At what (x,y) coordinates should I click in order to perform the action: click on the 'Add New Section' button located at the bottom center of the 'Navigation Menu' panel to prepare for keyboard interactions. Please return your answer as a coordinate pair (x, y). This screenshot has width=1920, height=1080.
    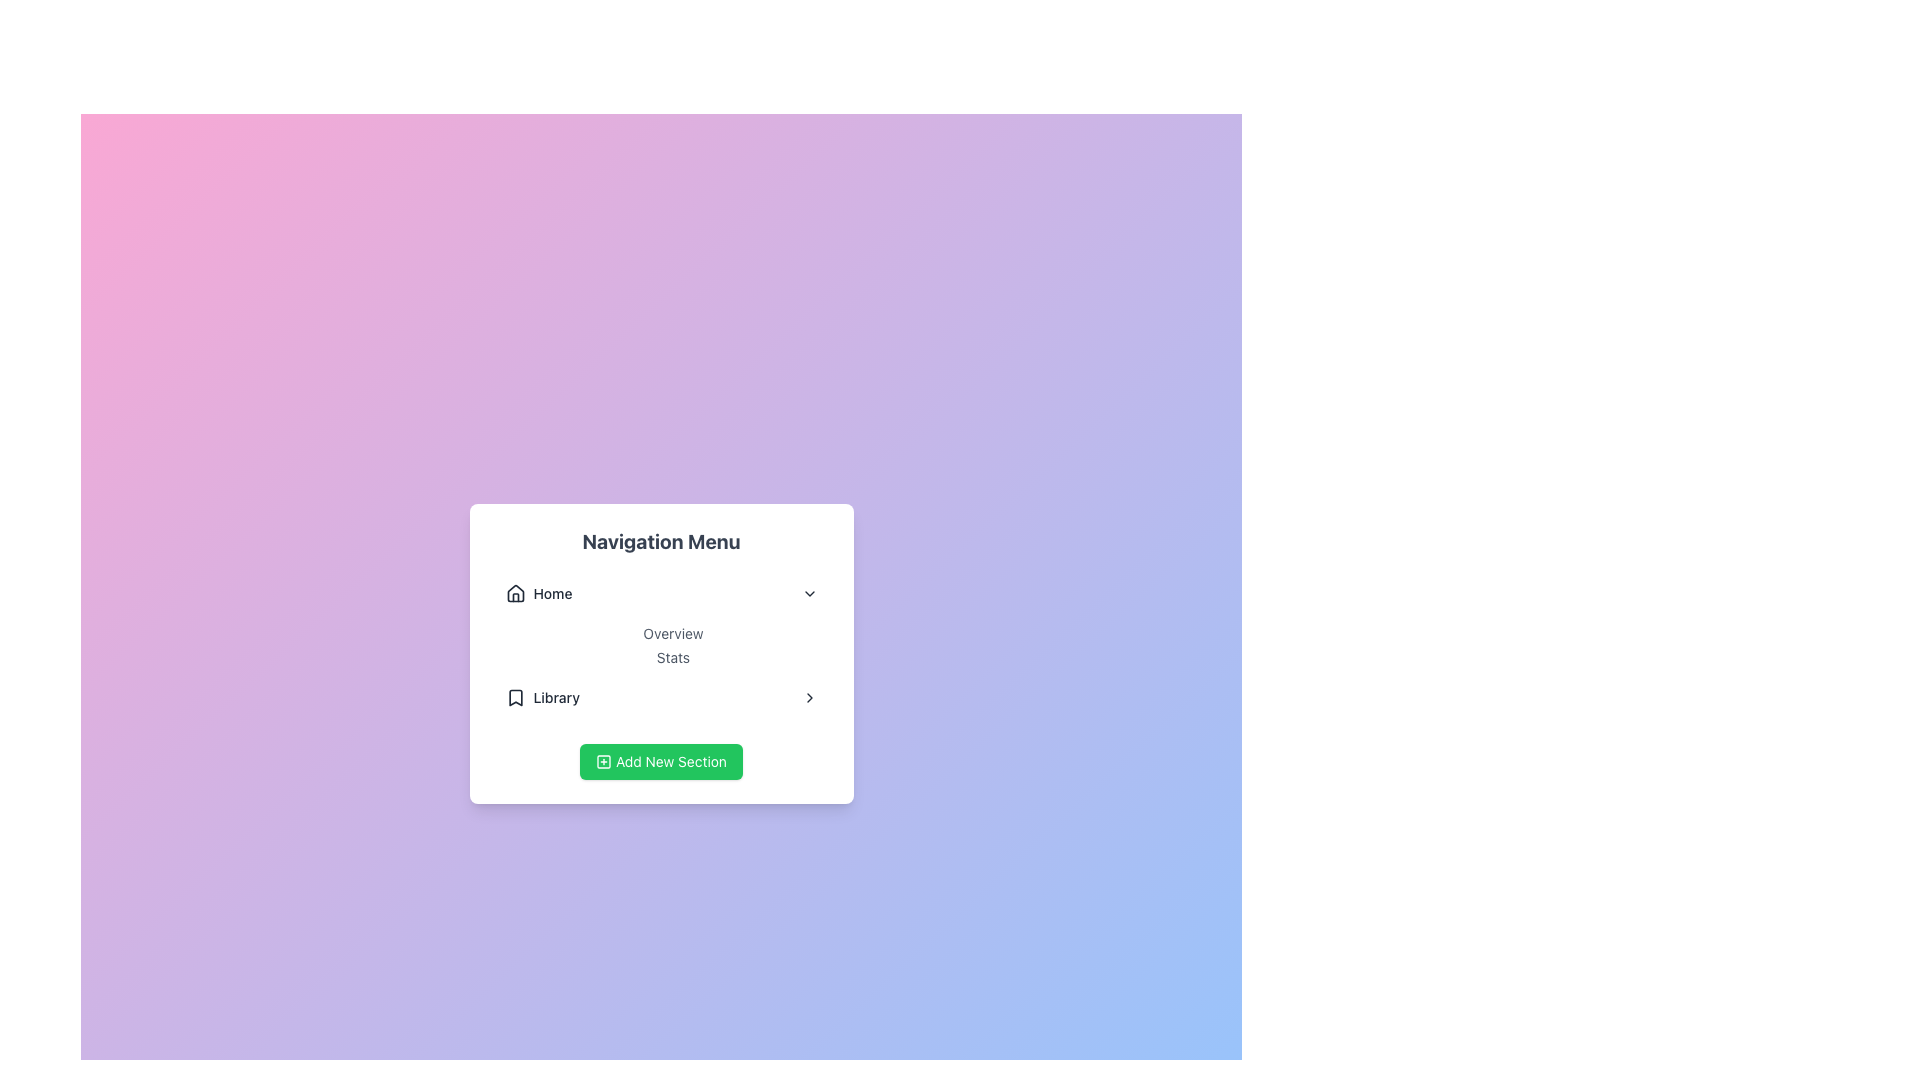
    Looking at the image, I should click on (661, 762).